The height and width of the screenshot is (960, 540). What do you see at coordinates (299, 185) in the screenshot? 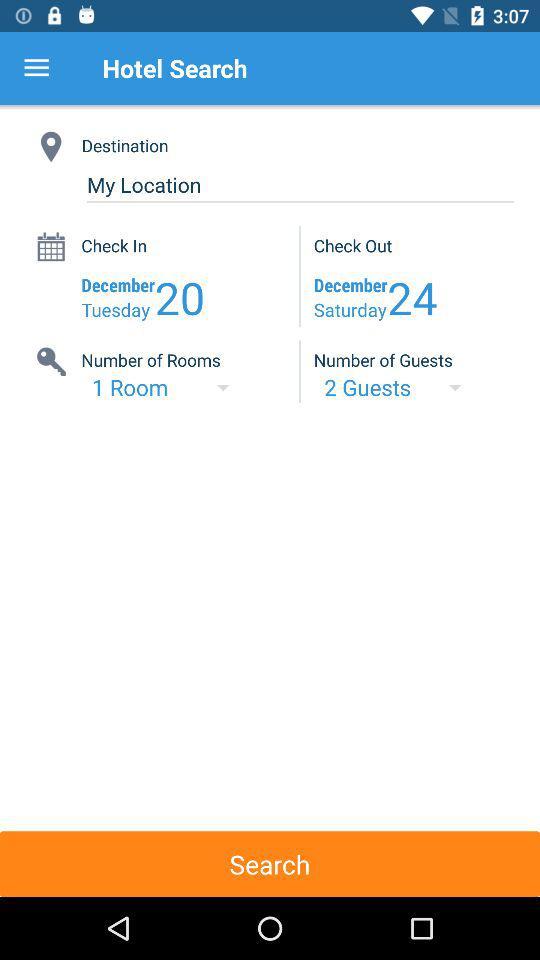
I see `my location icon` at bounding box center [299, 185].